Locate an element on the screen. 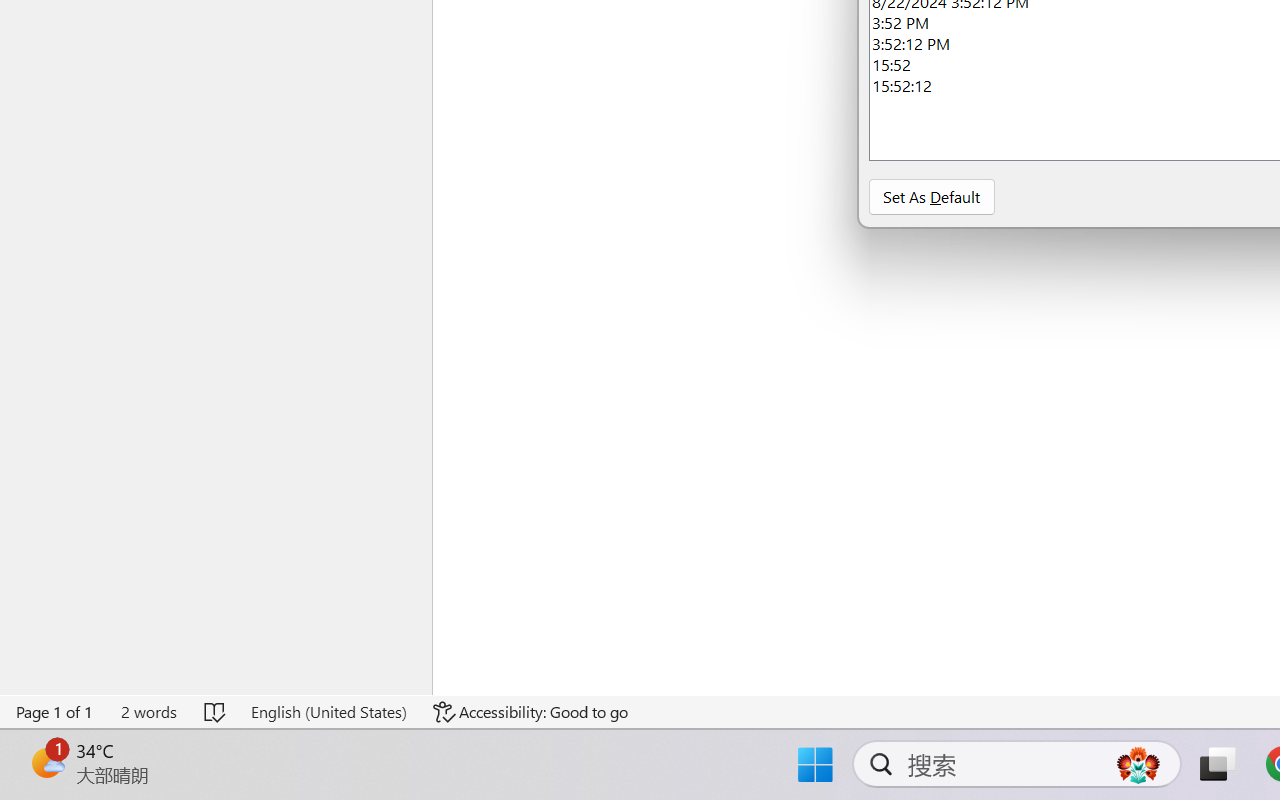 This screenshot has width=1280, height=800. 'AutomationID: DynamicSearchBoxGleamImage' is located at coordinates (1138, 764).